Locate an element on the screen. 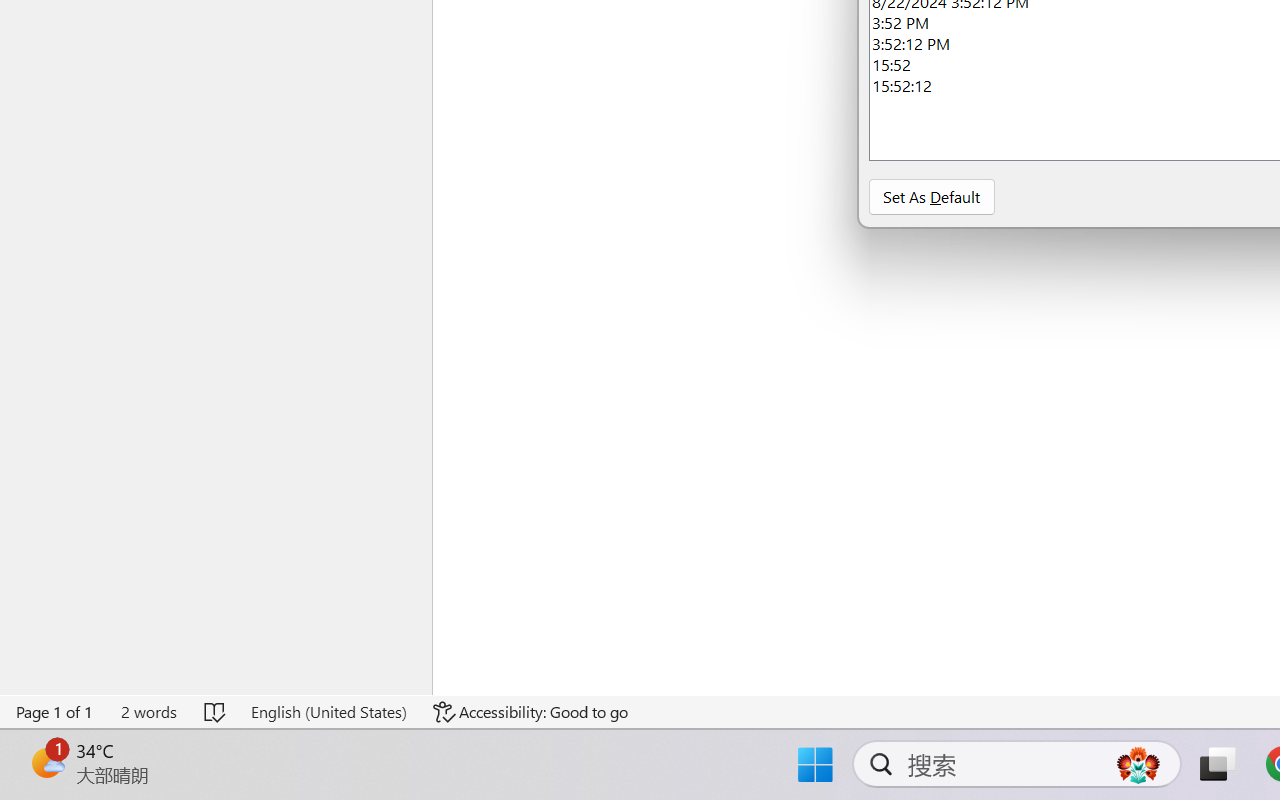 This screenshot has width=1280, height=800. 'AutomationID: DynamicSearchBoxGleamImage' is located at coordinates (1138, 764).